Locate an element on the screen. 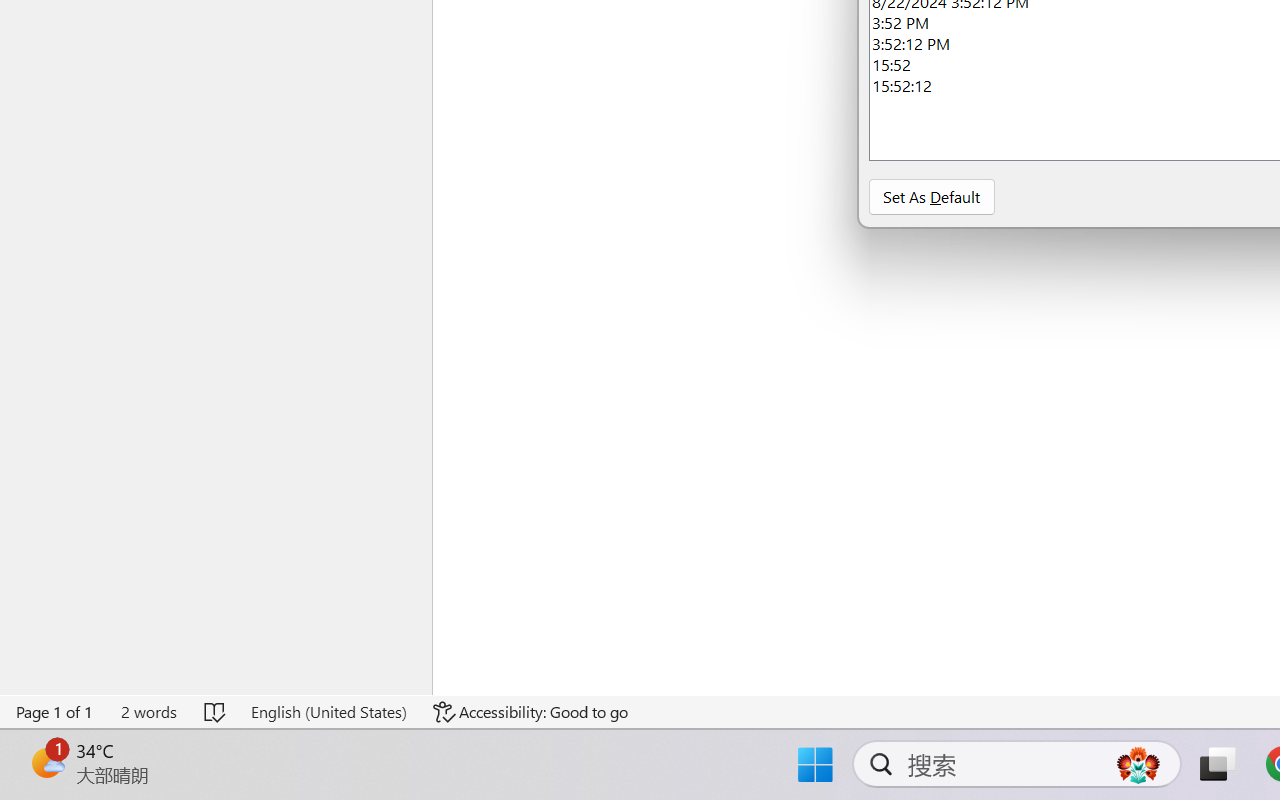 This screenshot has width=1280, height=800. 'AutomationID: DynamicSearchBoxGleamImage' is located at coordinates (1138, 764).